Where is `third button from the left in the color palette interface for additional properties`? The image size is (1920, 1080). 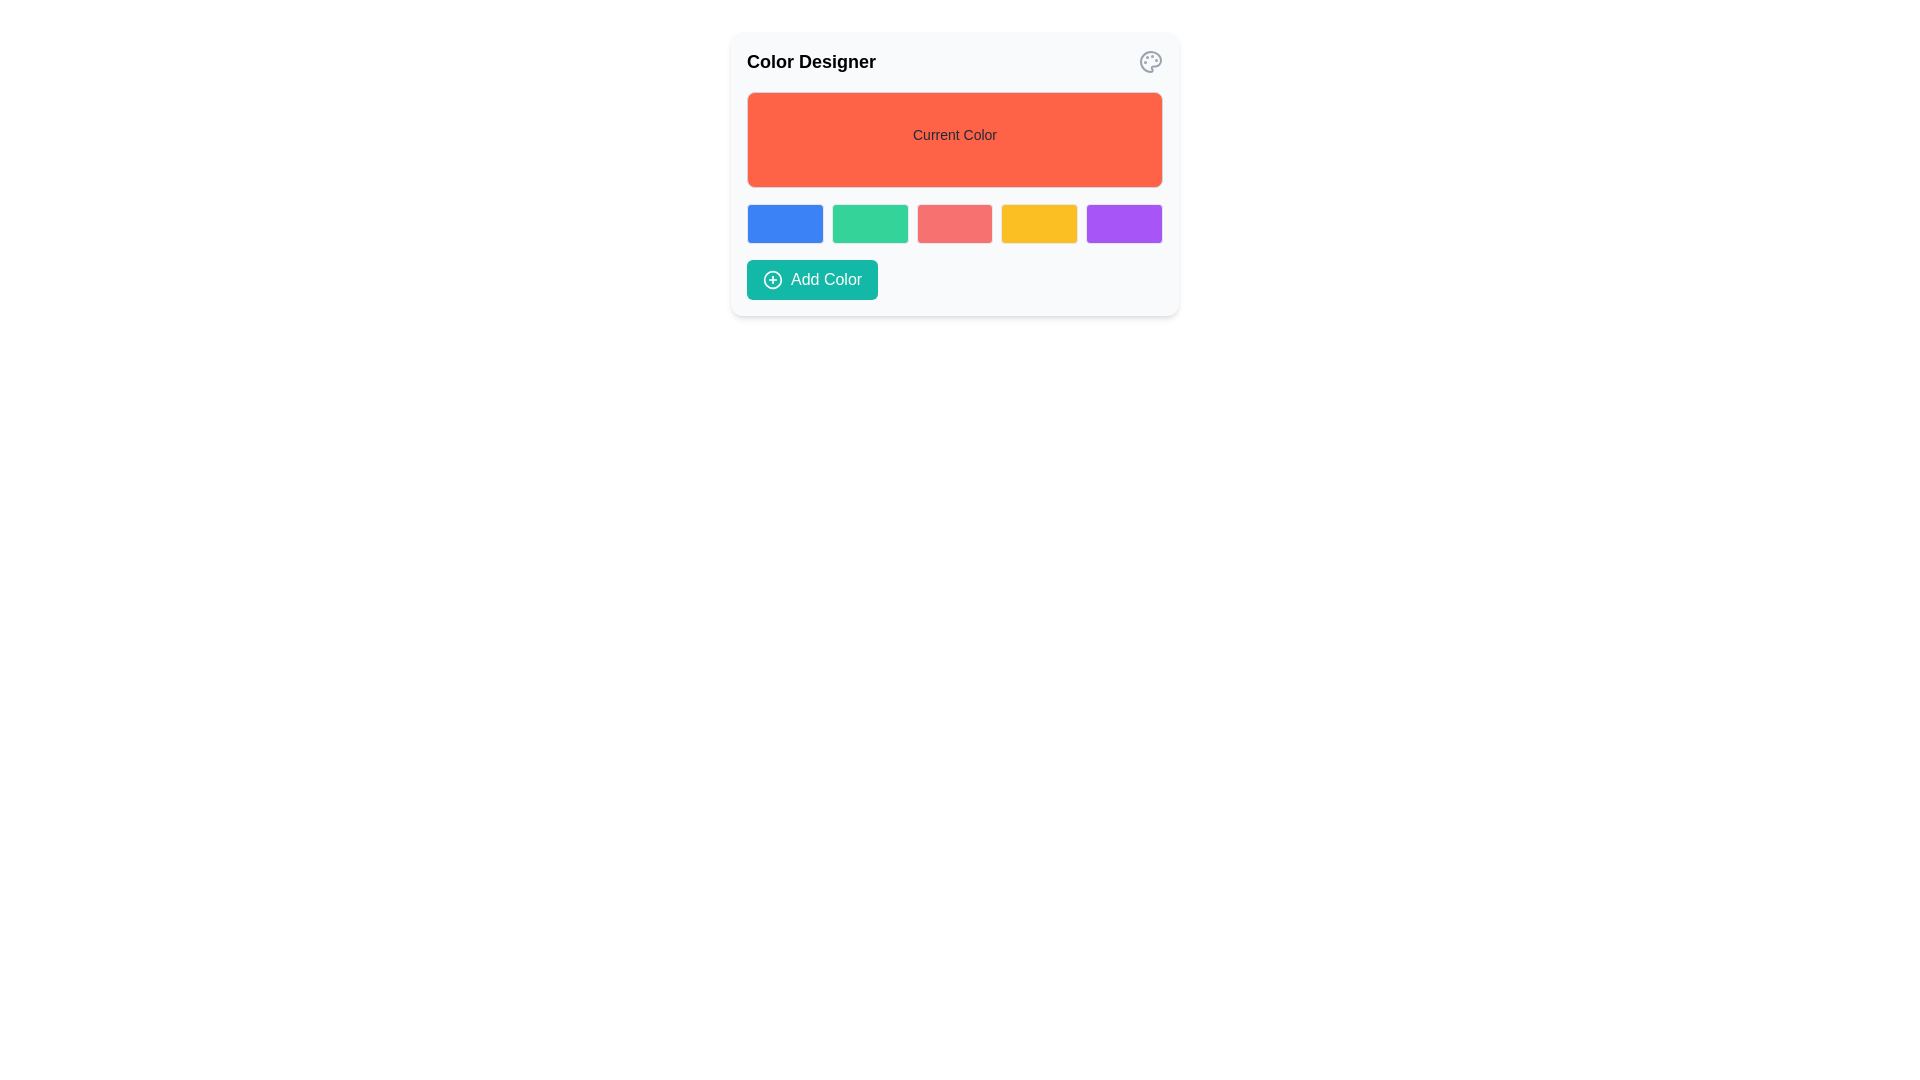
third button from the left in the color palette interface for additional properties is located at coordinates (954, 223).